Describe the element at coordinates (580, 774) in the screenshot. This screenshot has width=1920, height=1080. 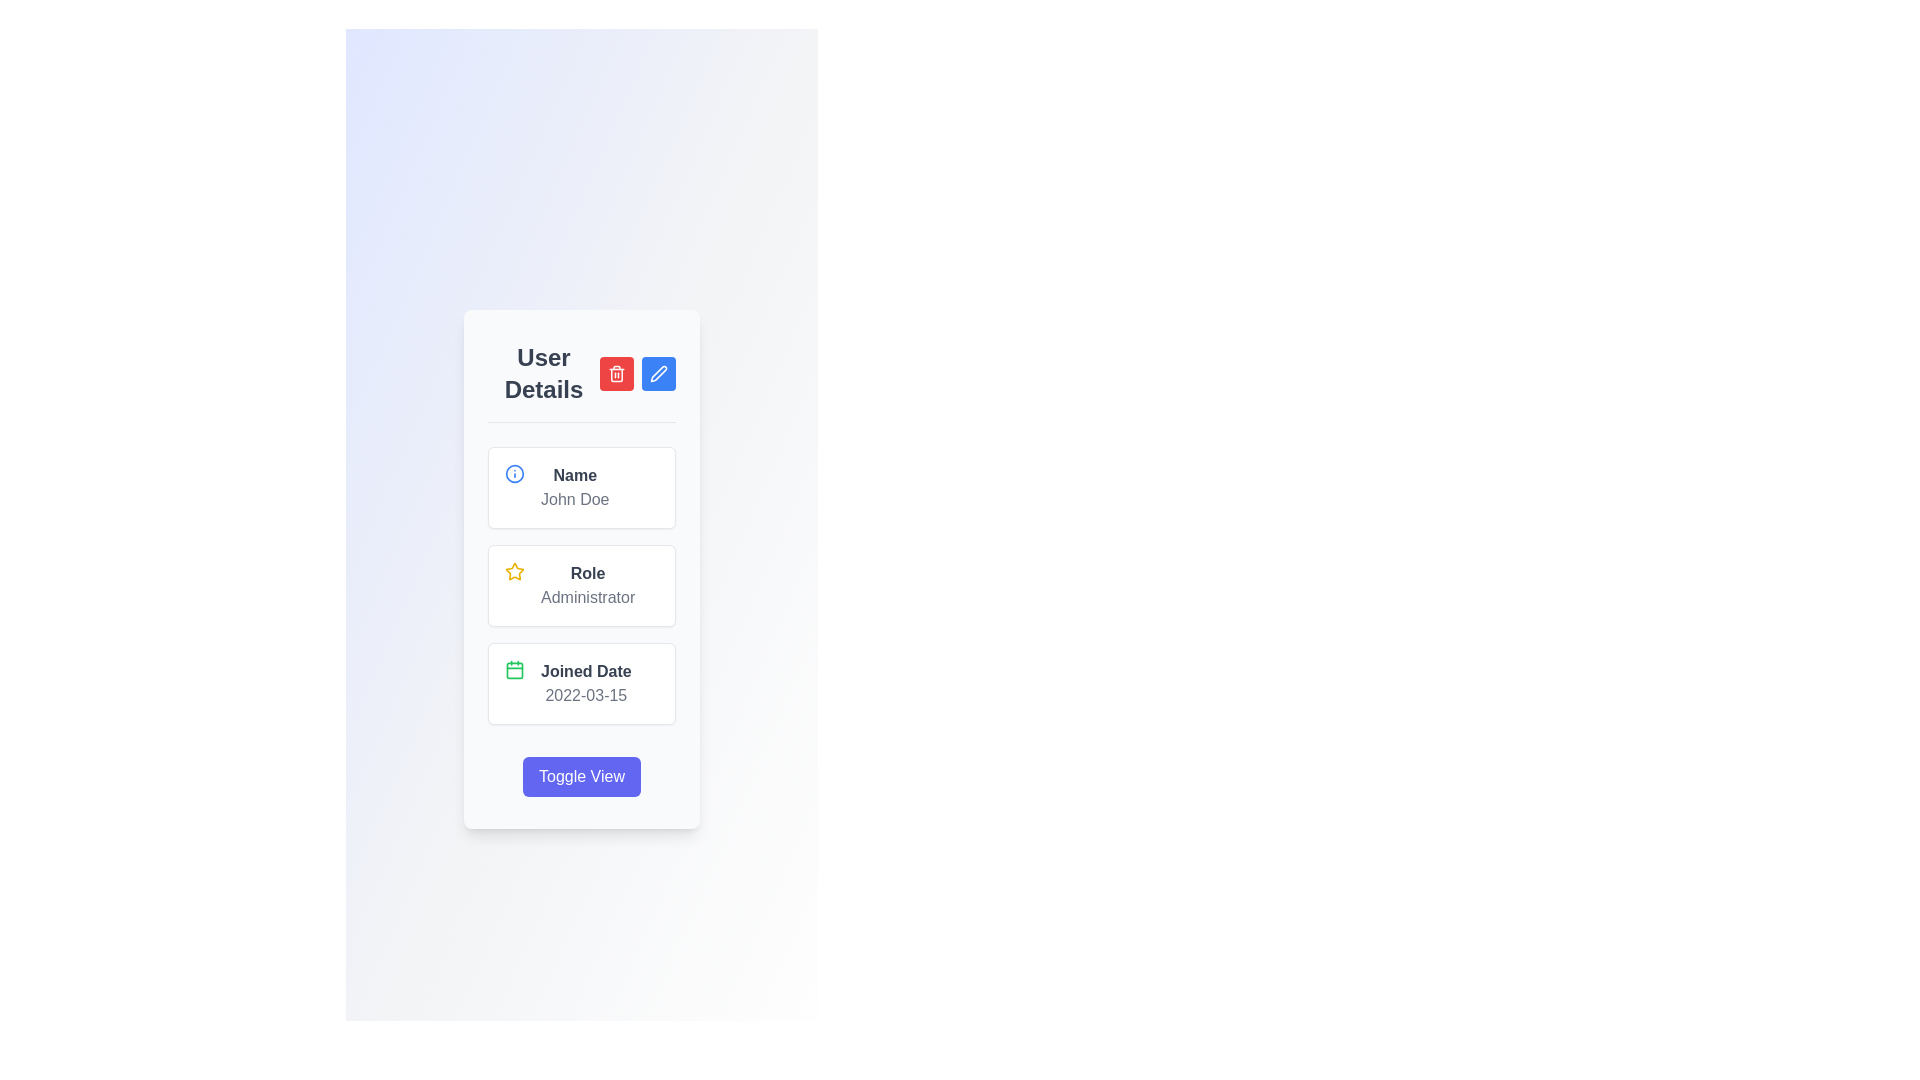
I see `the toggle view mode button located at the bottom of the user details panel, positioned directly below the 'Joined Date' section` at that location.